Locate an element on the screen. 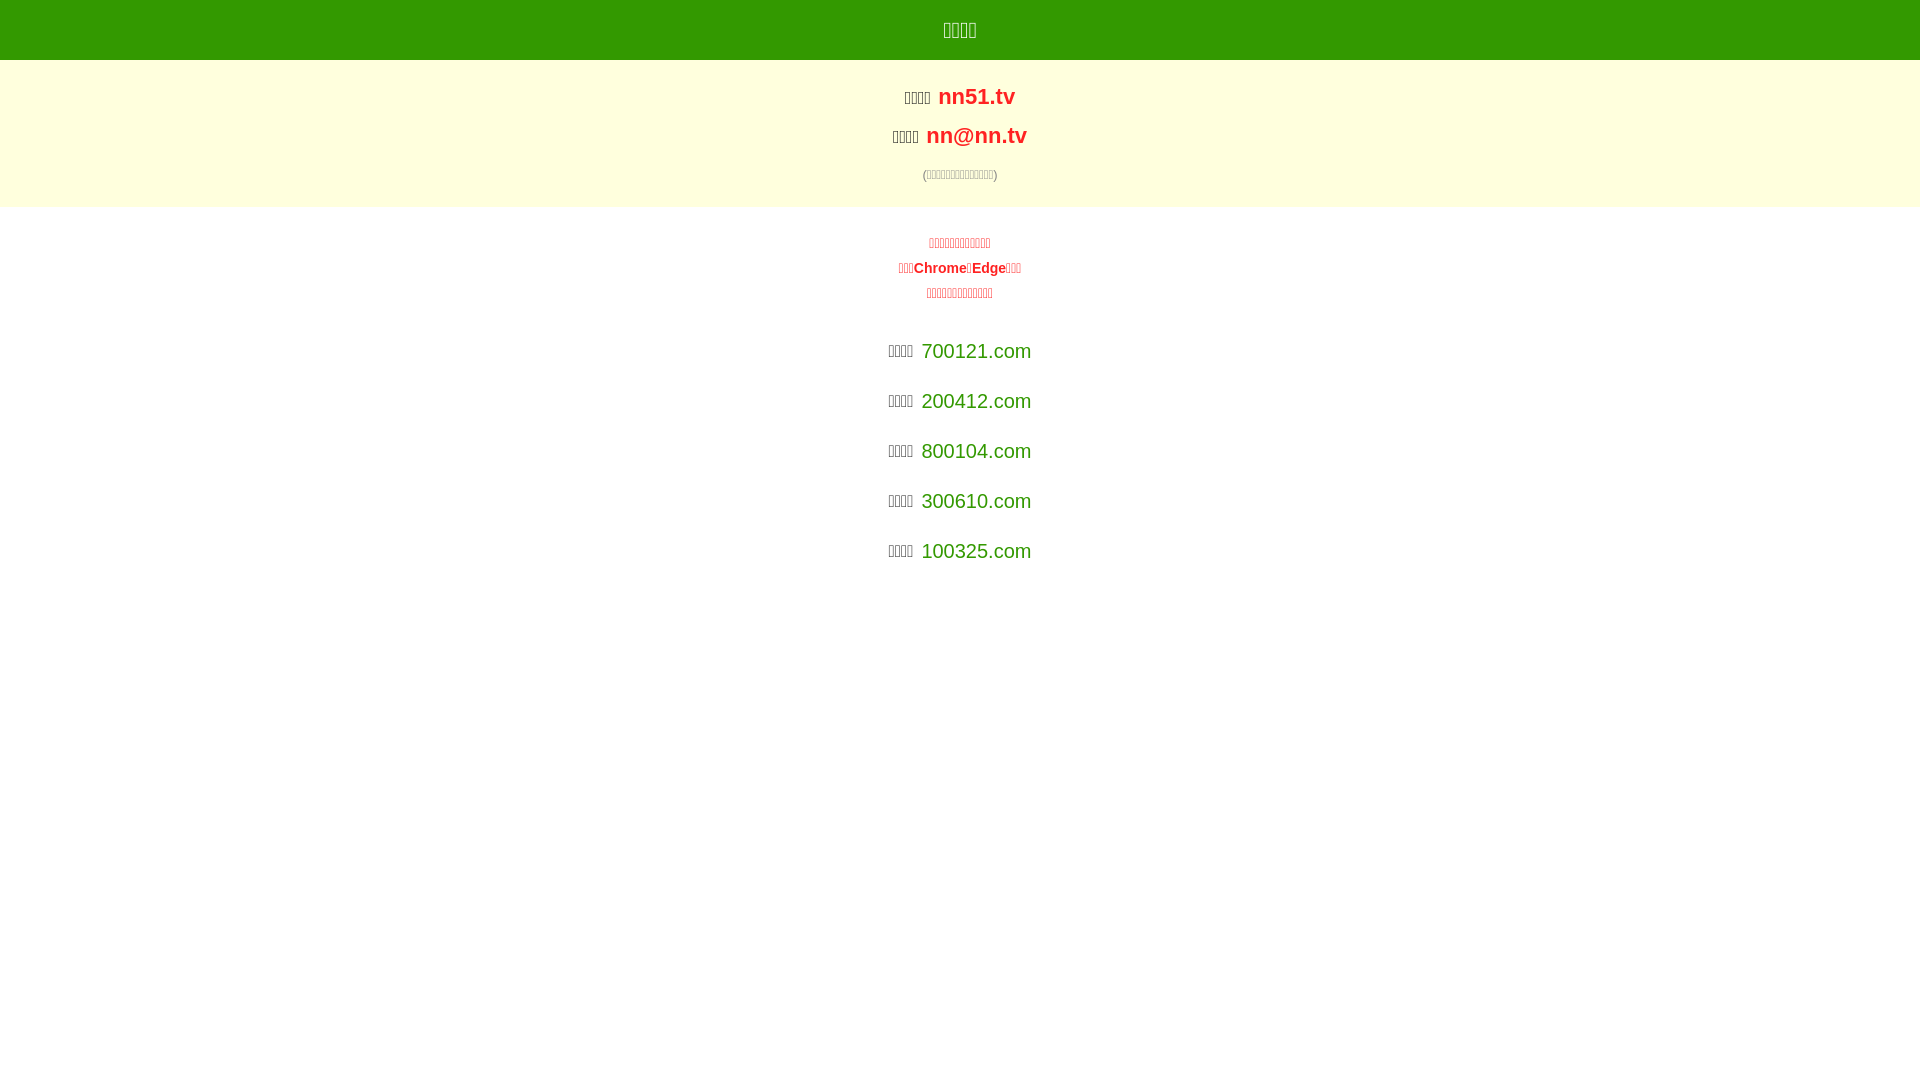 The image size is (1920, 1080). '700121.com' is located at coordinates (975, 350).